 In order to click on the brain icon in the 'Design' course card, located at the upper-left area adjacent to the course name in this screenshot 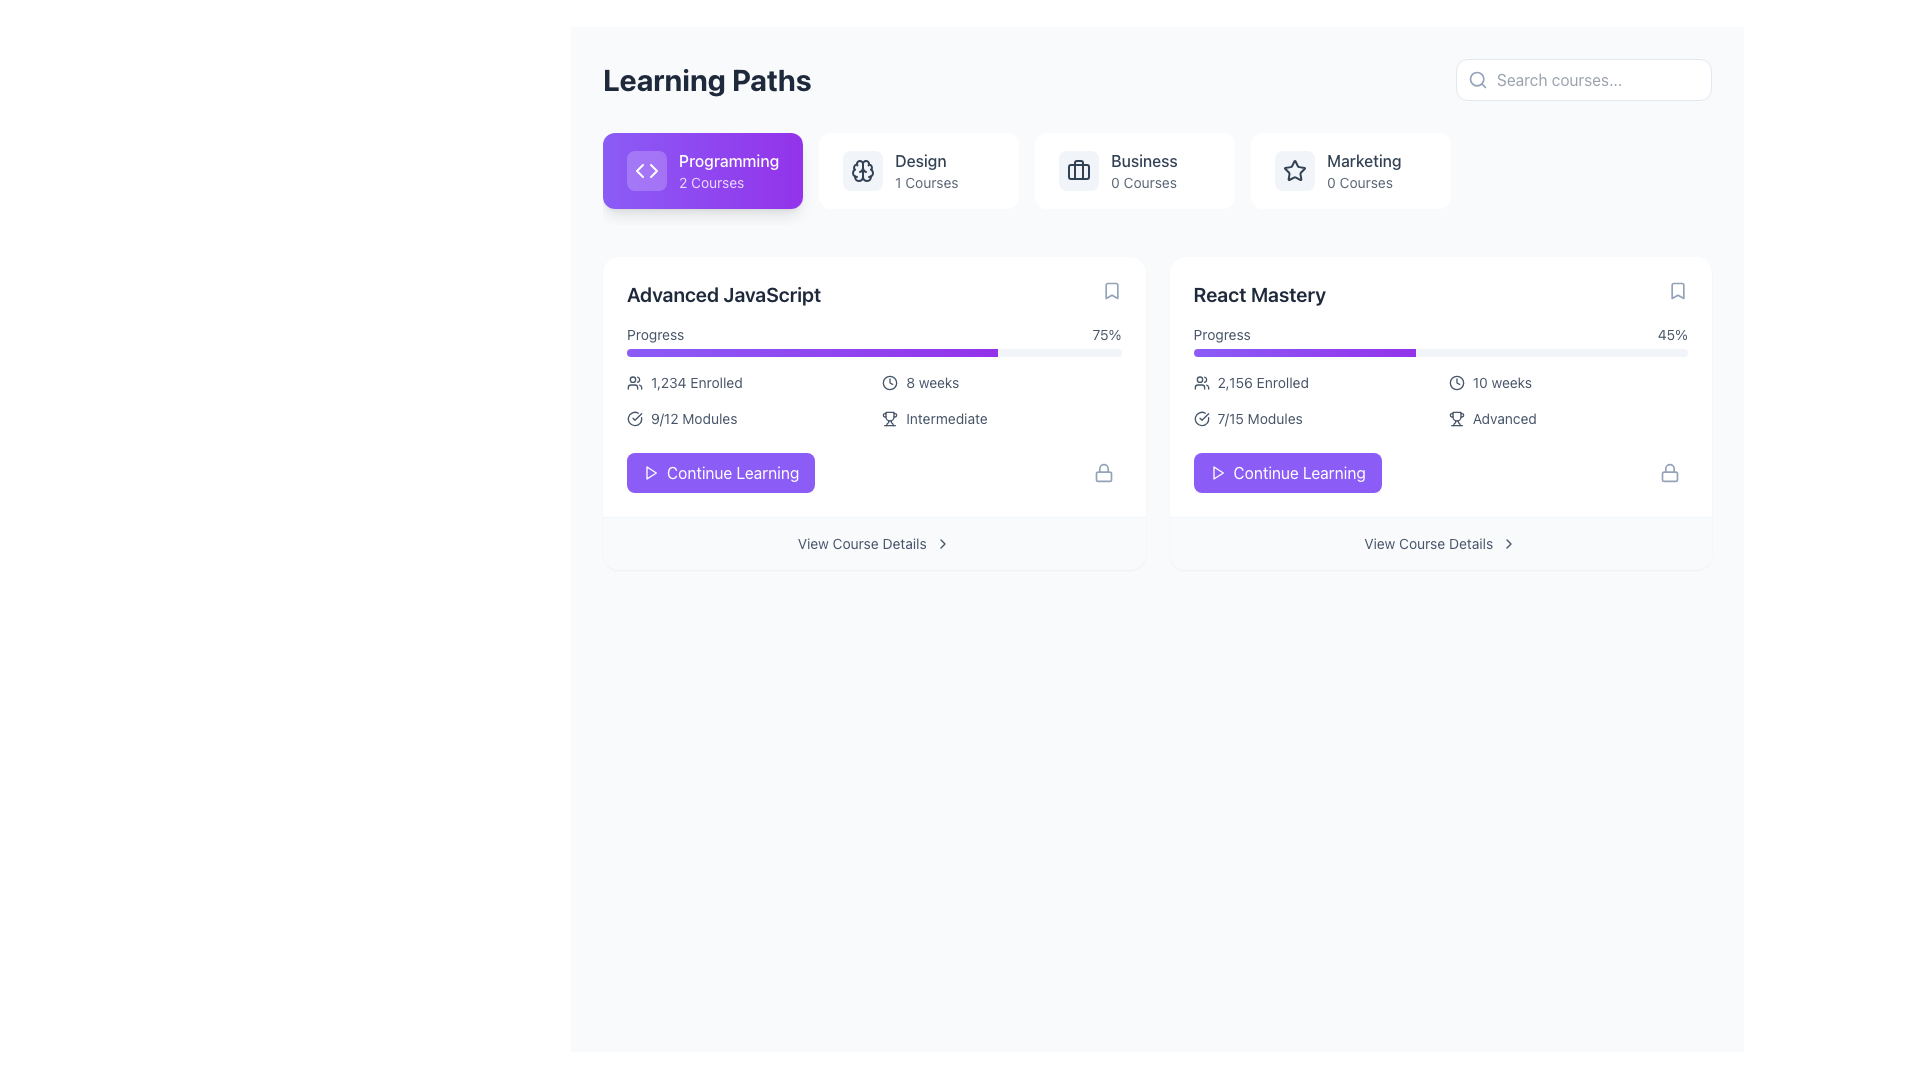, I will do `click(863, 169)`.